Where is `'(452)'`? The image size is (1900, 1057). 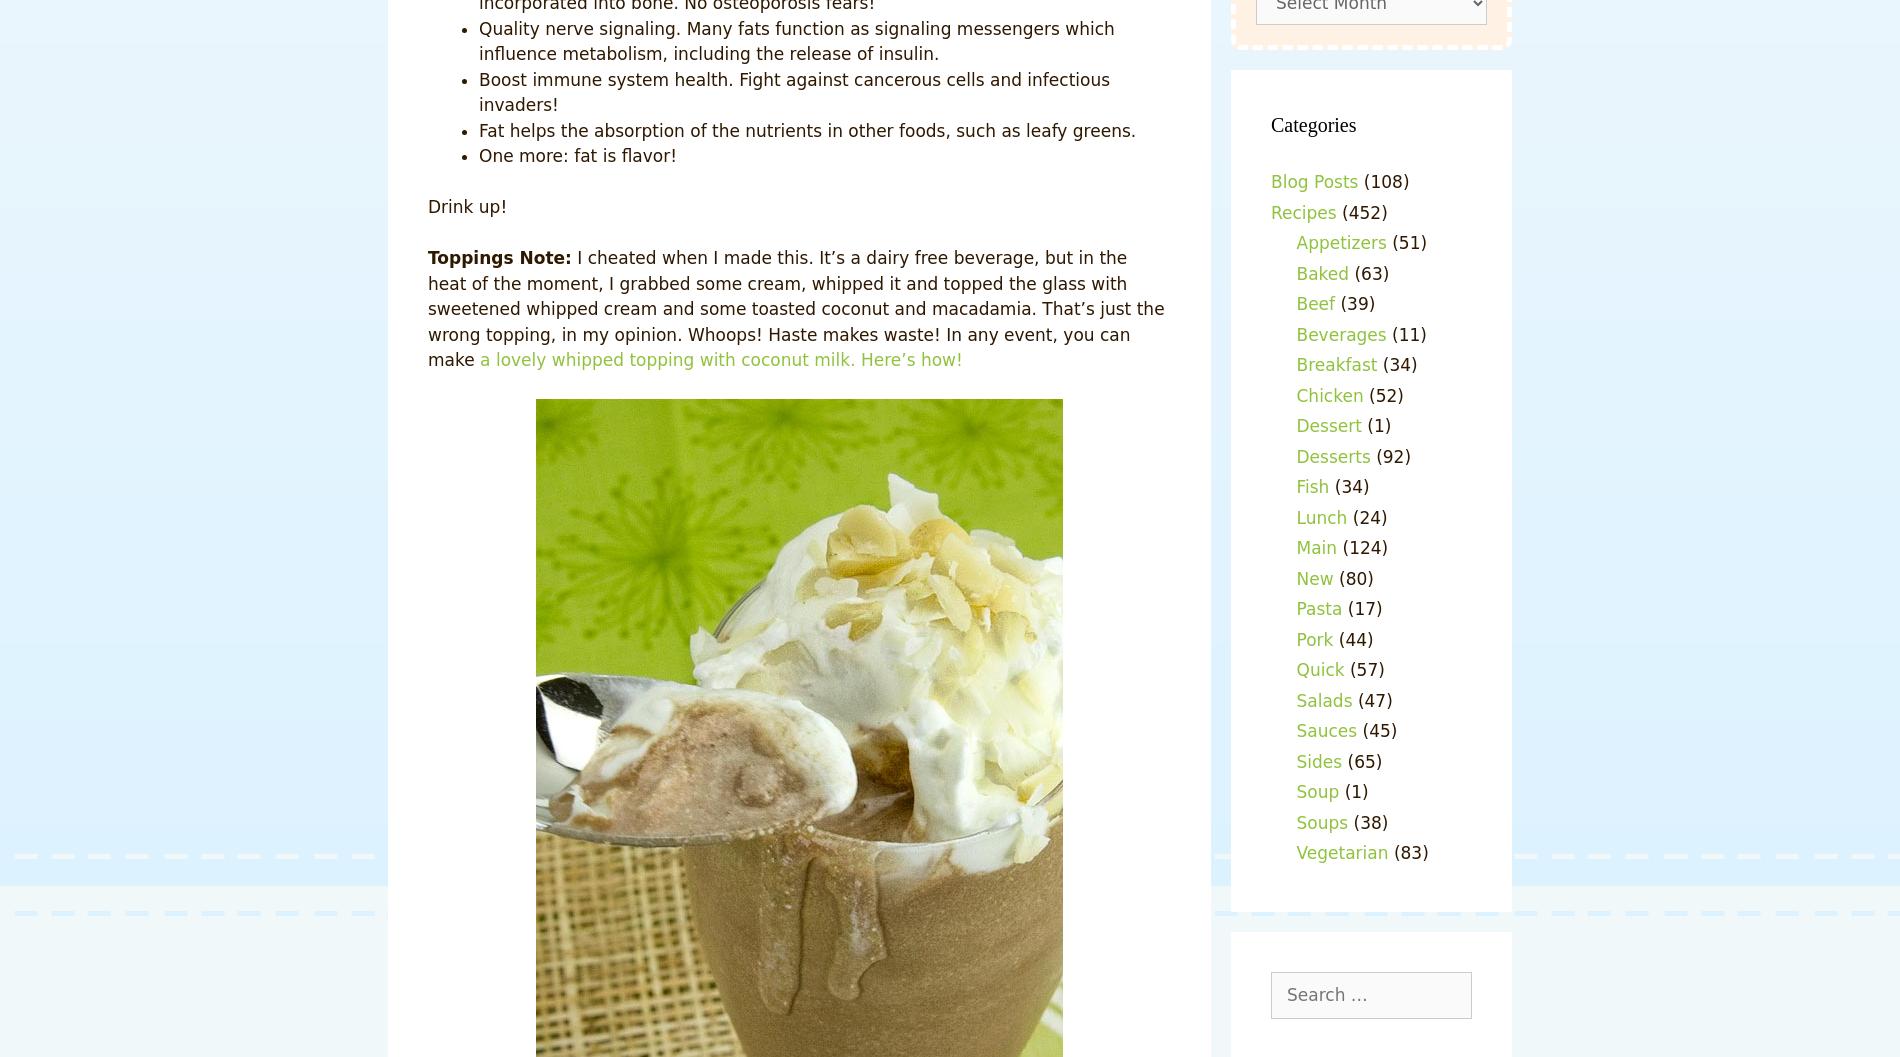 '(452)' is located at coordinates (1335, 212).